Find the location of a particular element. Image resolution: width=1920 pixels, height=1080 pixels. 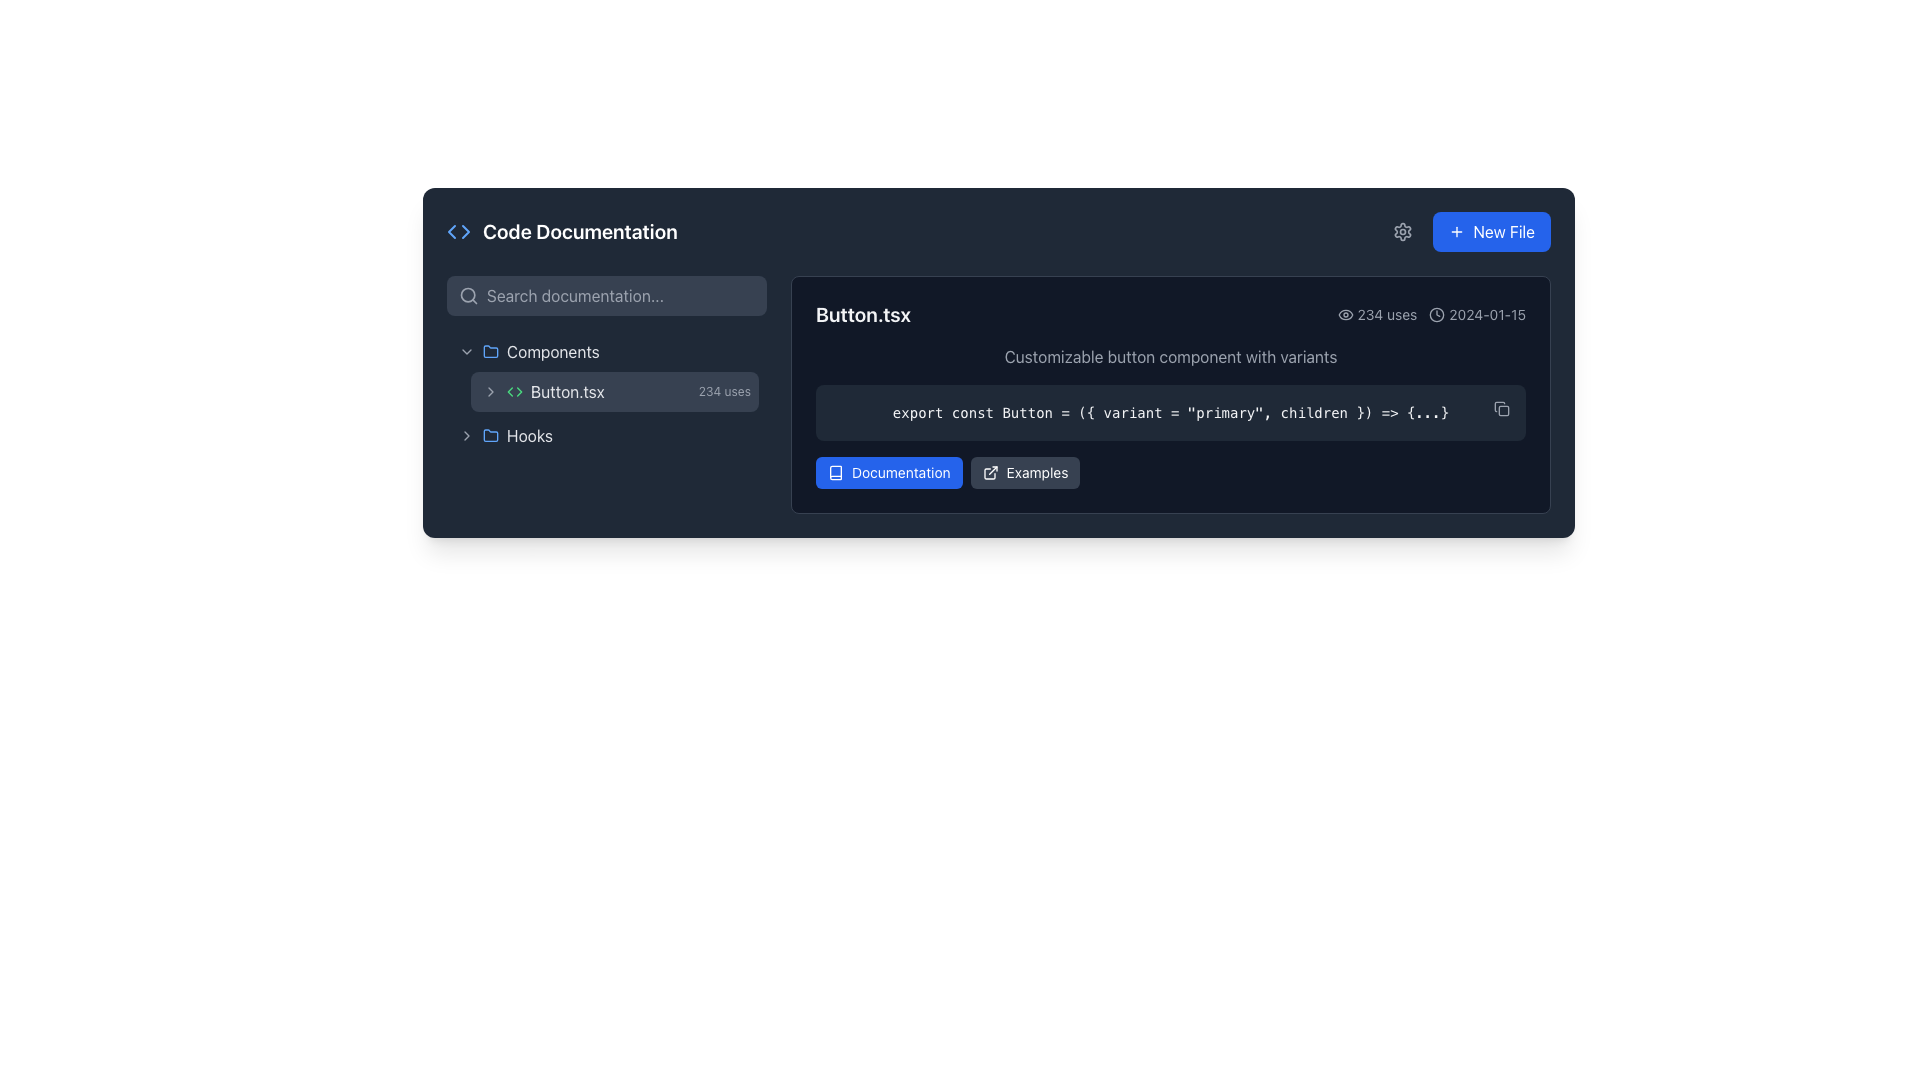

the circular clock icon located to the left of the date text '2024-01-15' is located at coordinates (1436, 315).